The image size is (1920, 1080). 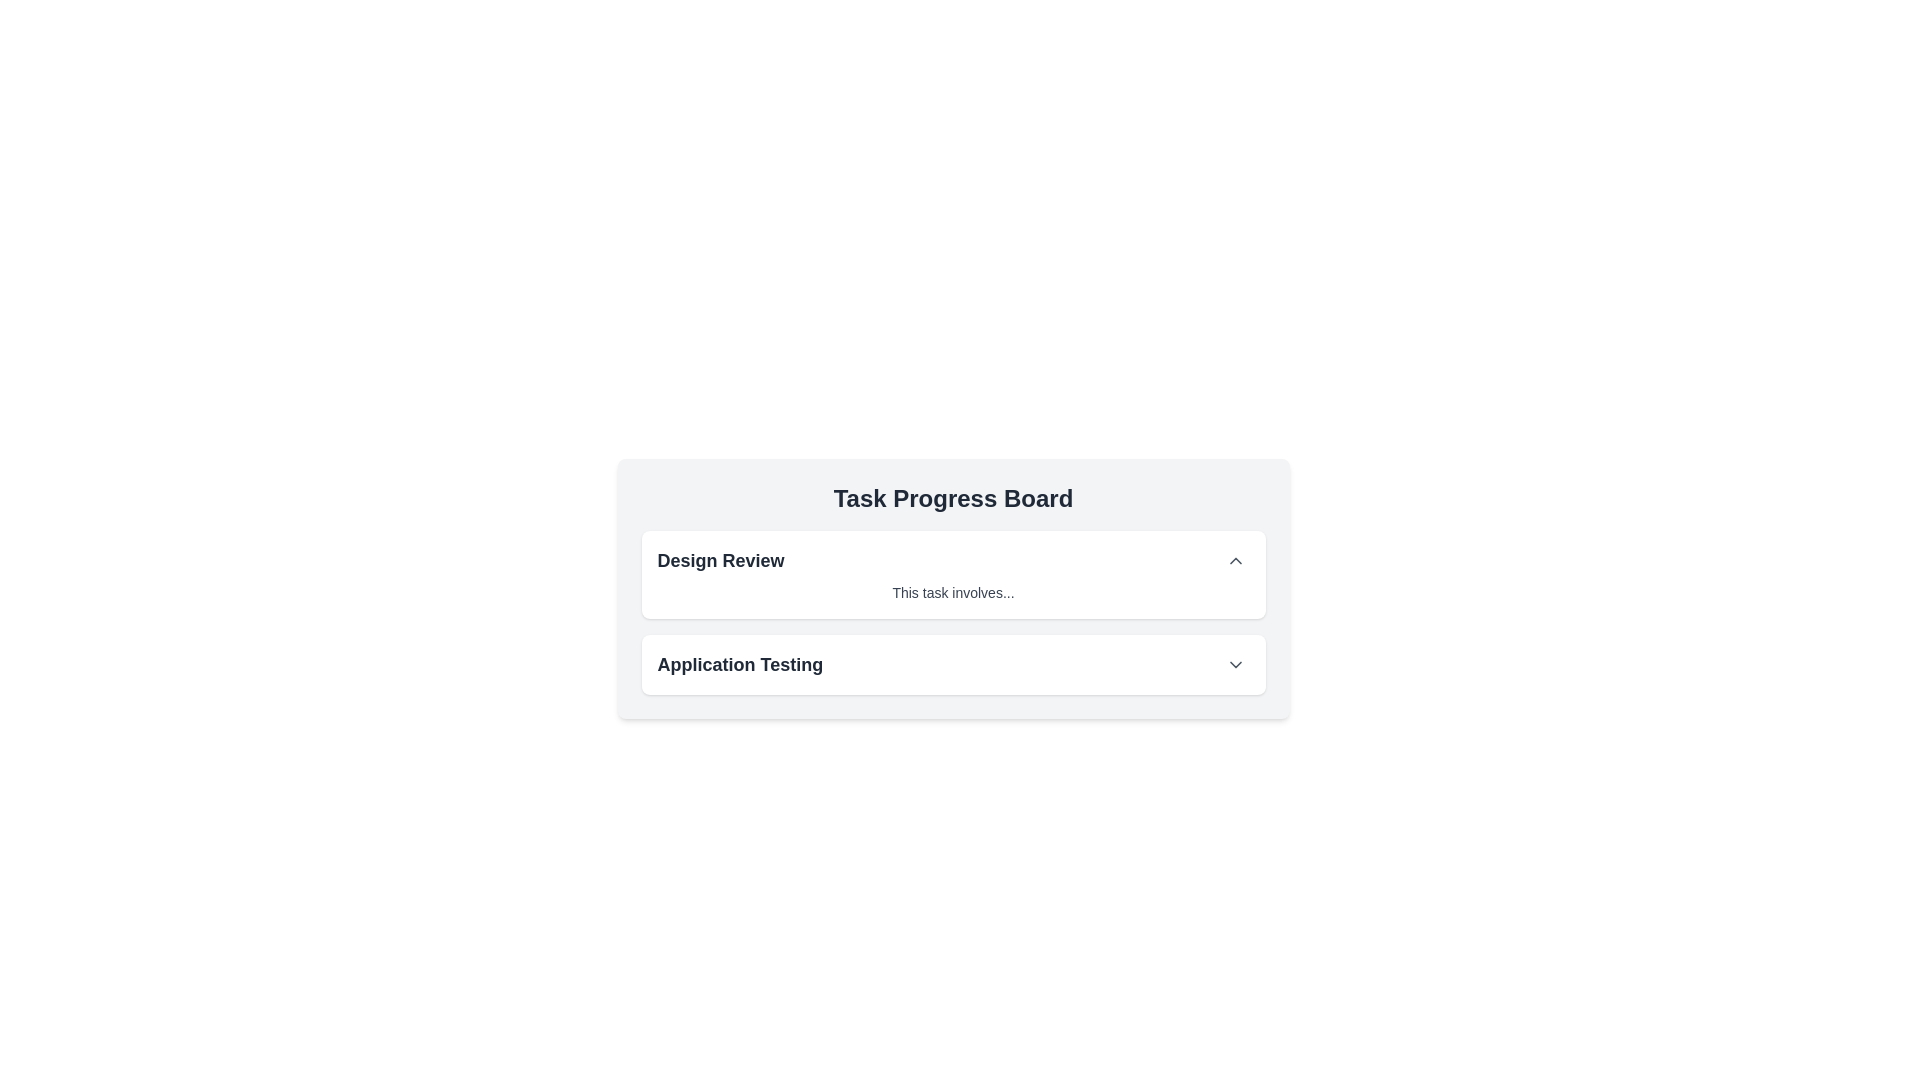 I want to click on the Chevron Up icon in the top-right corner of the 'Design Review' section, so click(x=1234, y=560).